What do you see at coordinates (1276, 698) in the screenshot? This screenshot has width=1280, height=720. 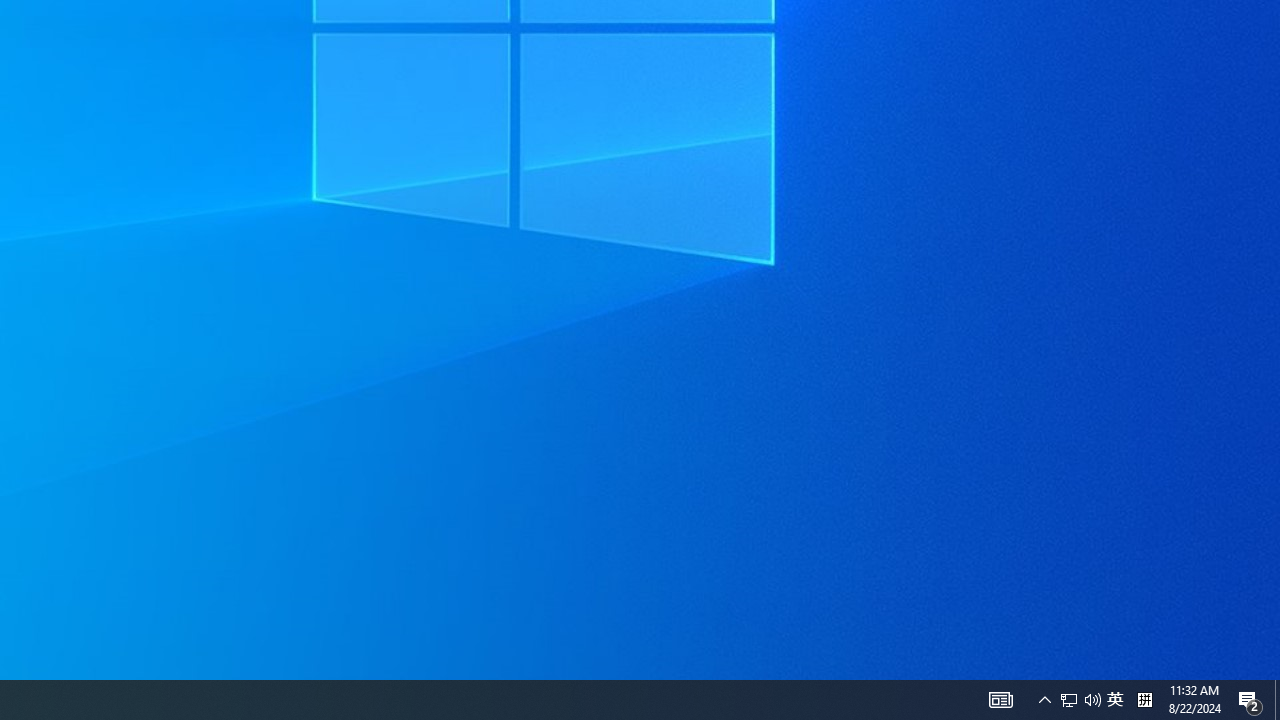 I see `'Show desktop'` at bounding box center [1276, 698].